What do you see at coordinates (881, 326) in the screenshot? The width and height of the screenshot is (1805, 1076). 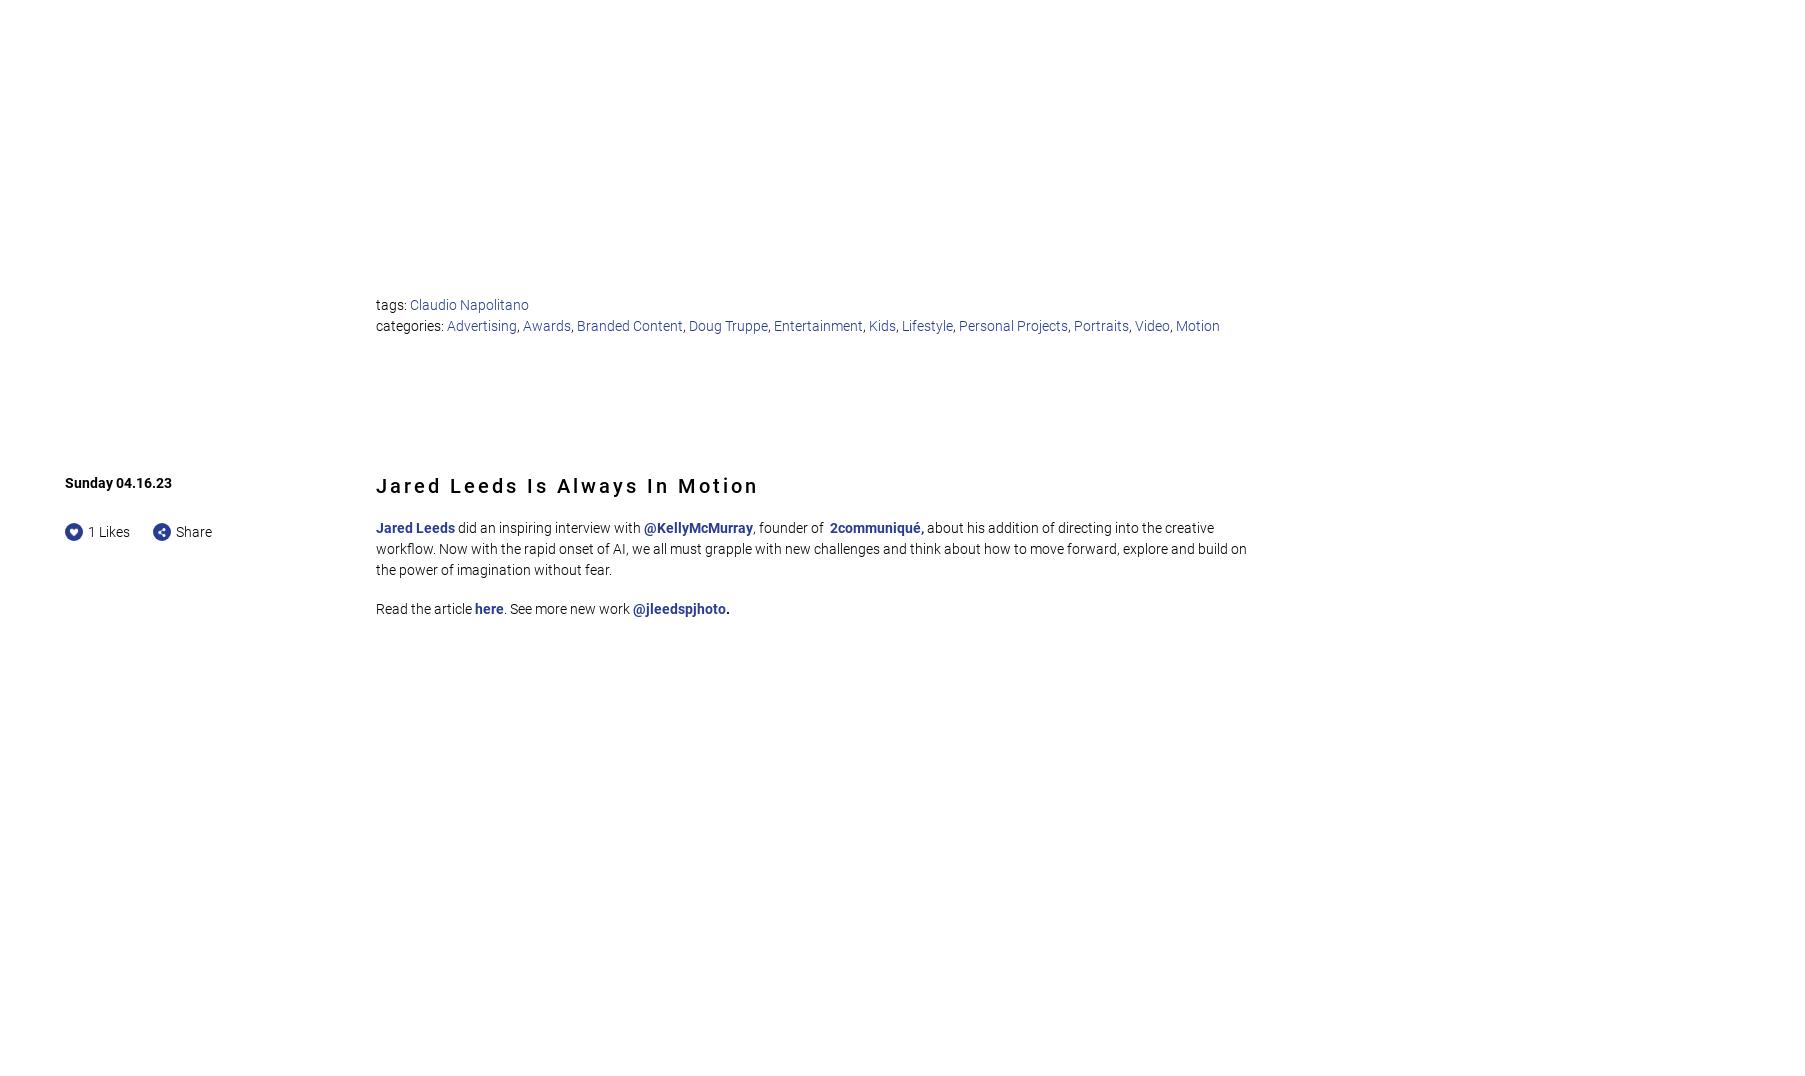 I see `'Kids'` at bounding box center [881, 326].